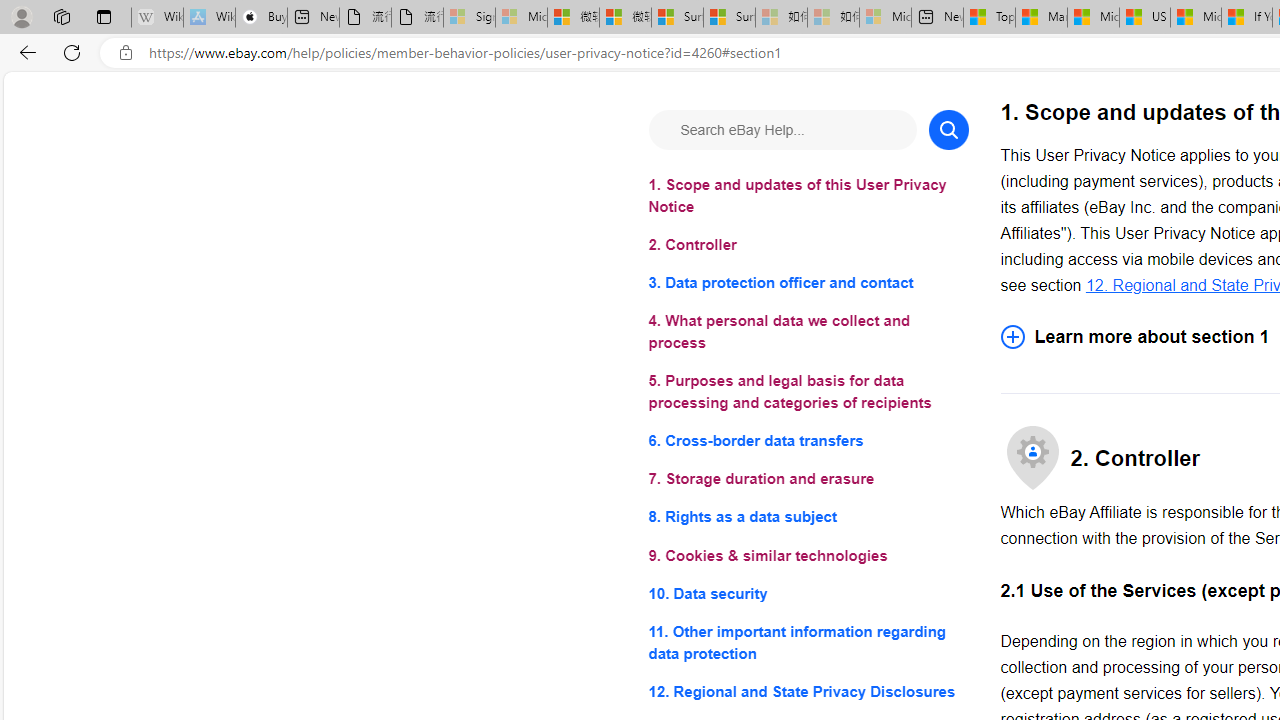 This screenshot has height=720, width=1280. Describe the element at coordinates (808, 331) in the screenshot. I see `'4. What personal data we collect and process'` at that location.